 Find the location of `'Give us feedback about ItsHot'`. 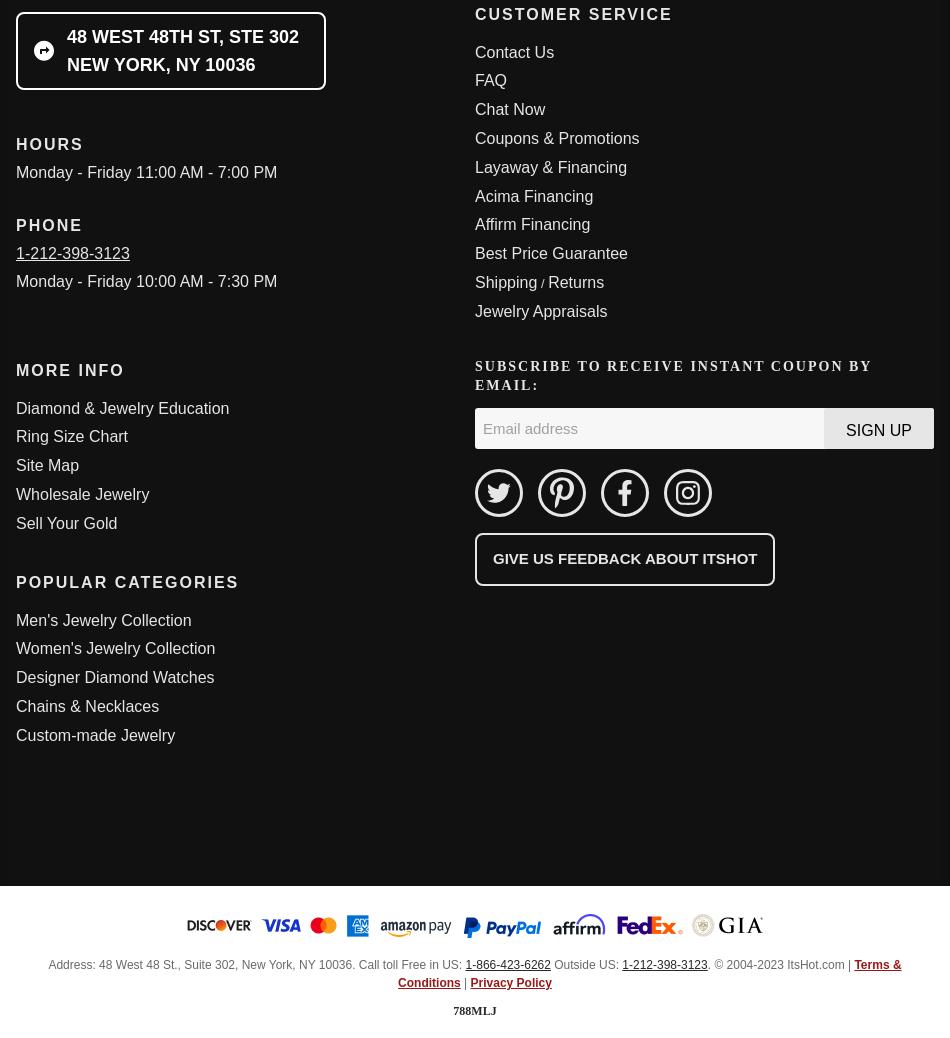

'Give us feedback about ItsHot' is located at coordinates (625, 556).